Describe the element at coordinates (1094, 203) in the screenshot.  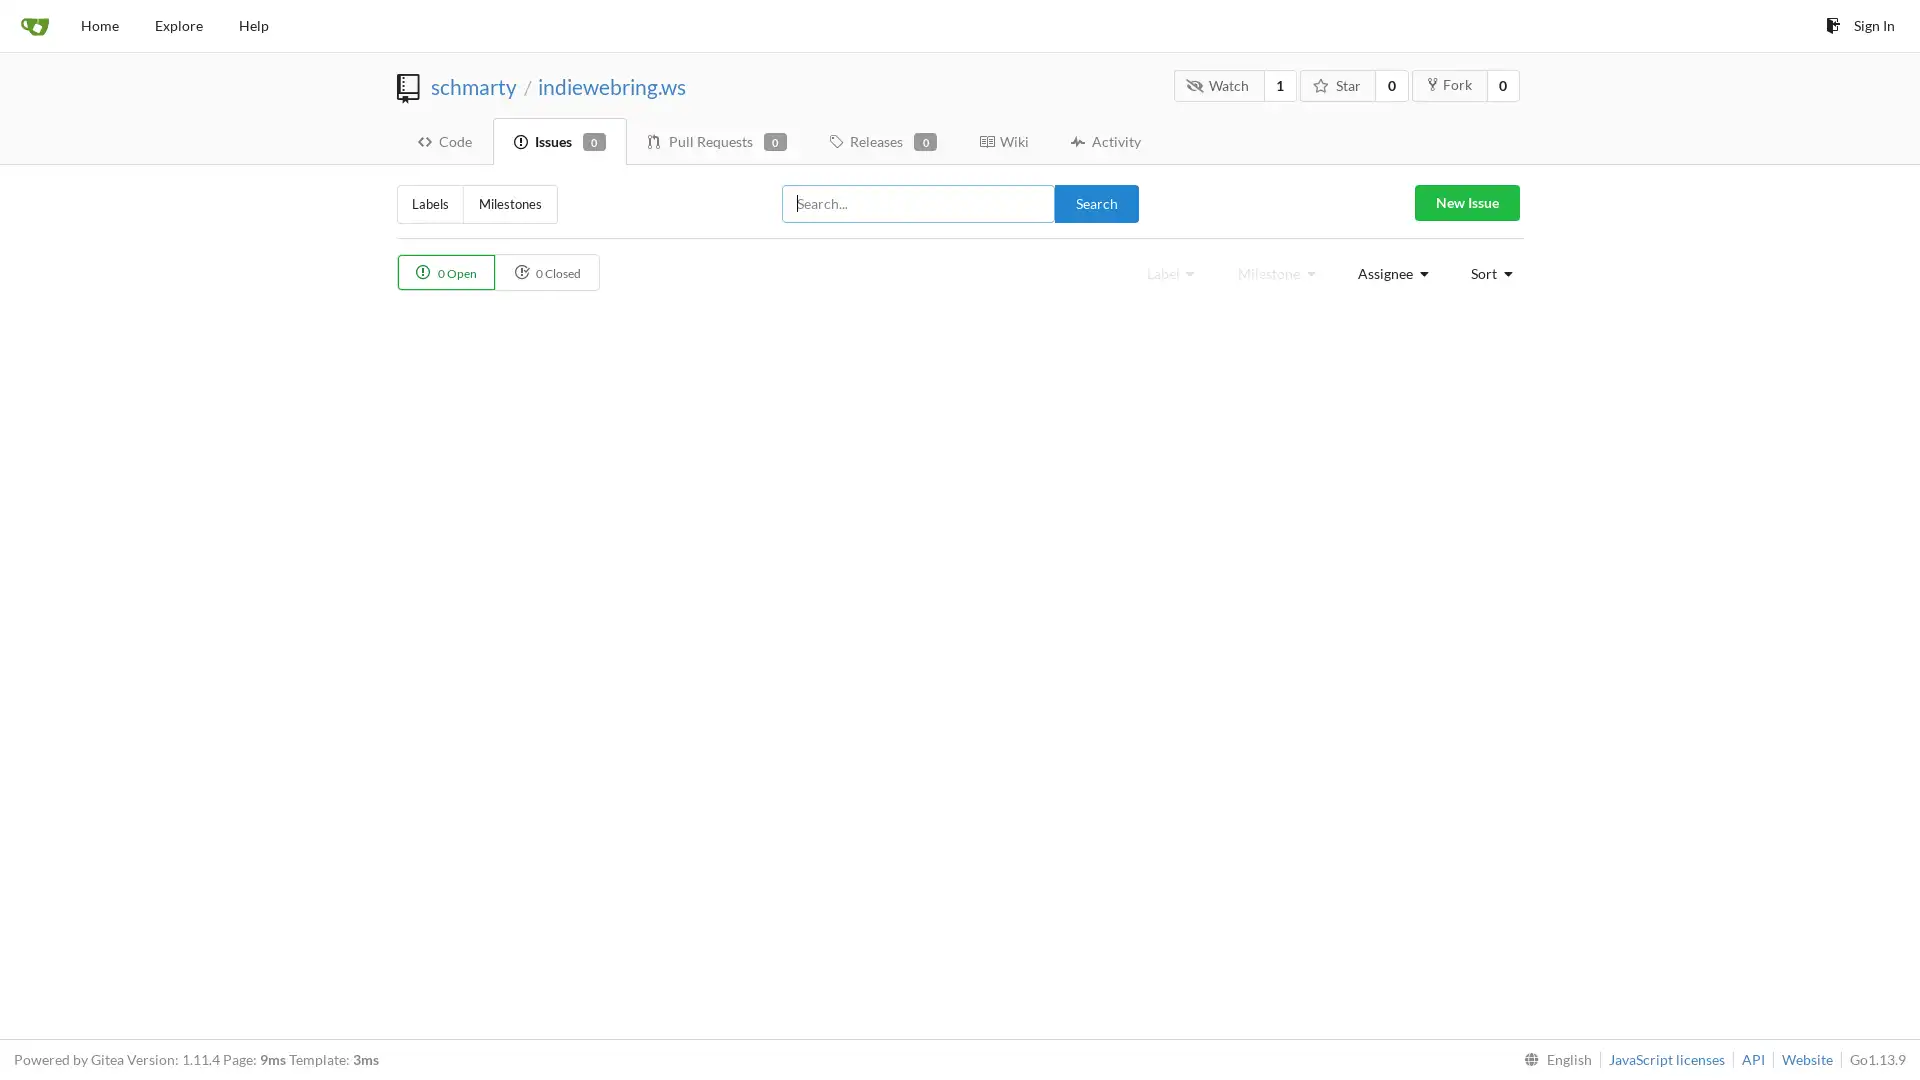
I see `Search` at that location.